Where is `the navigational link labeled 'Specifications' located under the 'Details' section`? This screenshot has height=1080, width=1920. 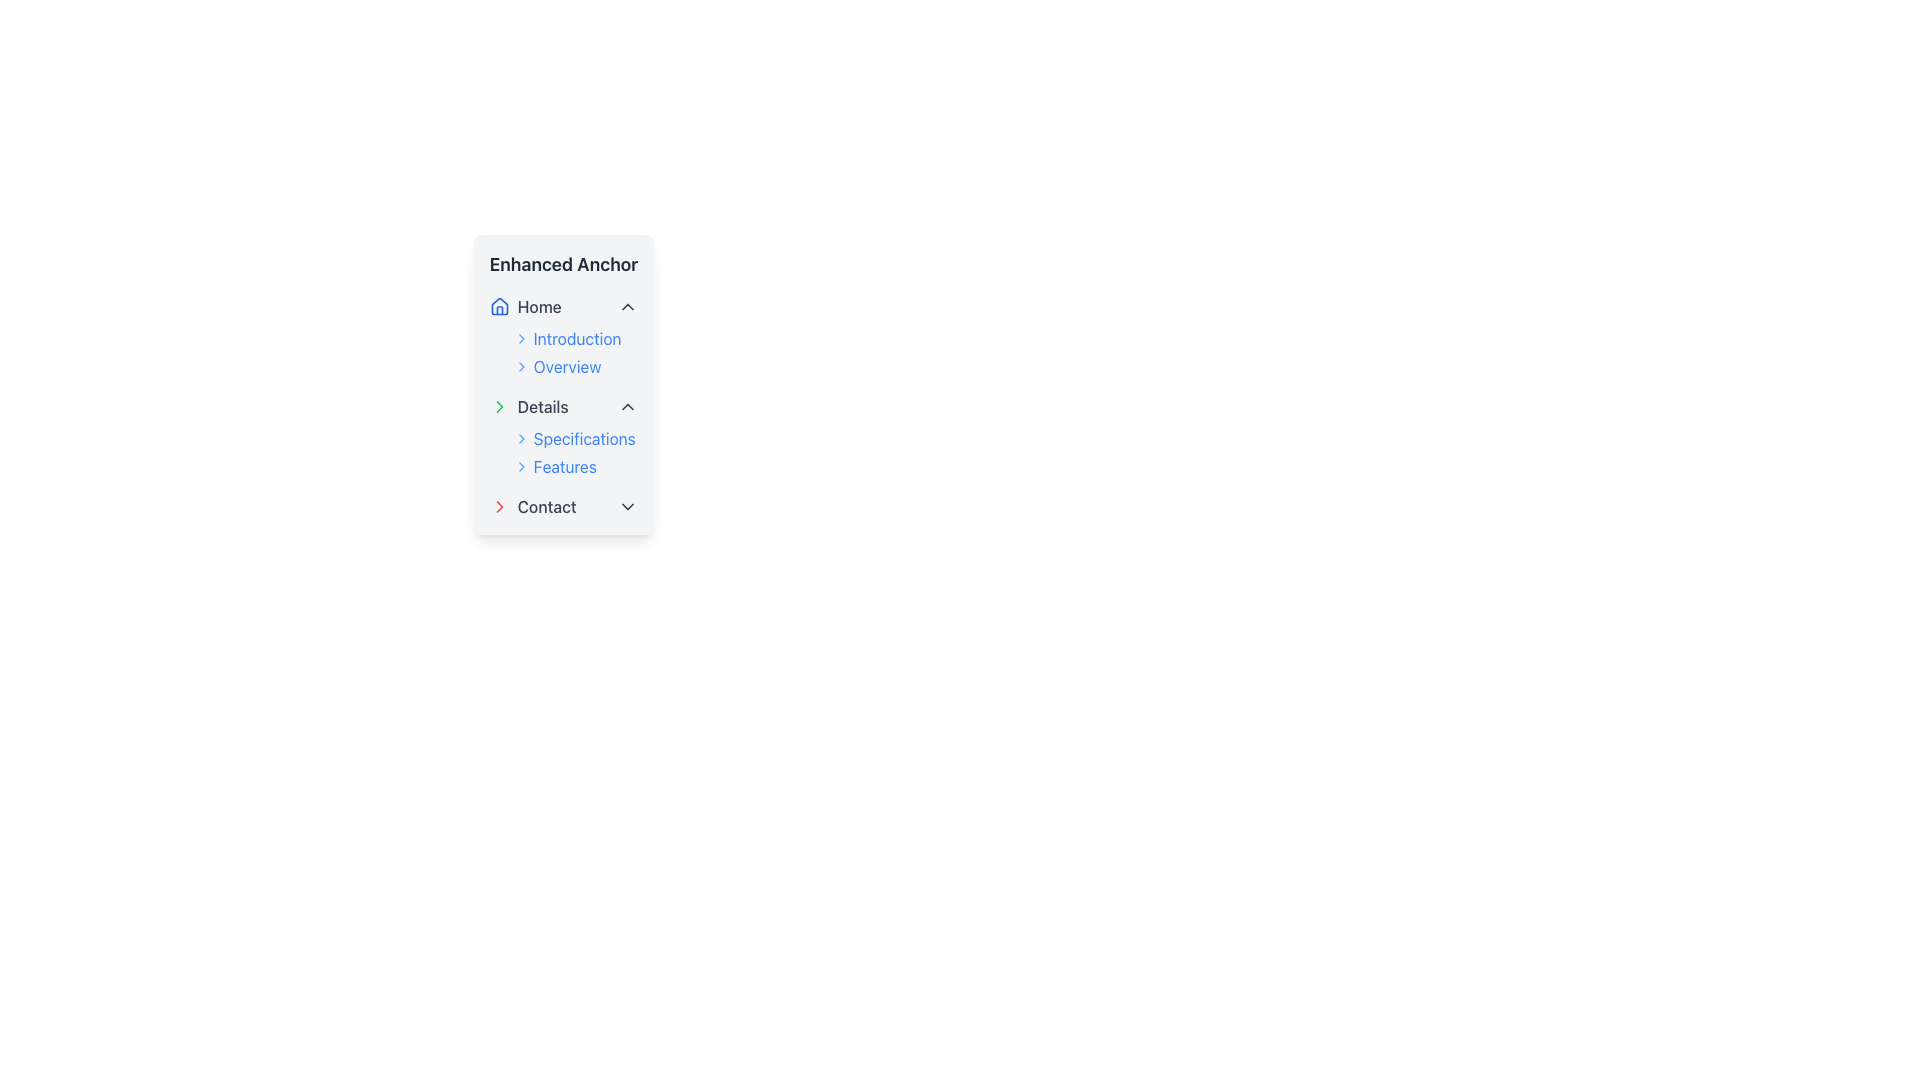
the navigational link labeled 'Specifications' located under the 'Details' section is located at coordinates (575, 438).